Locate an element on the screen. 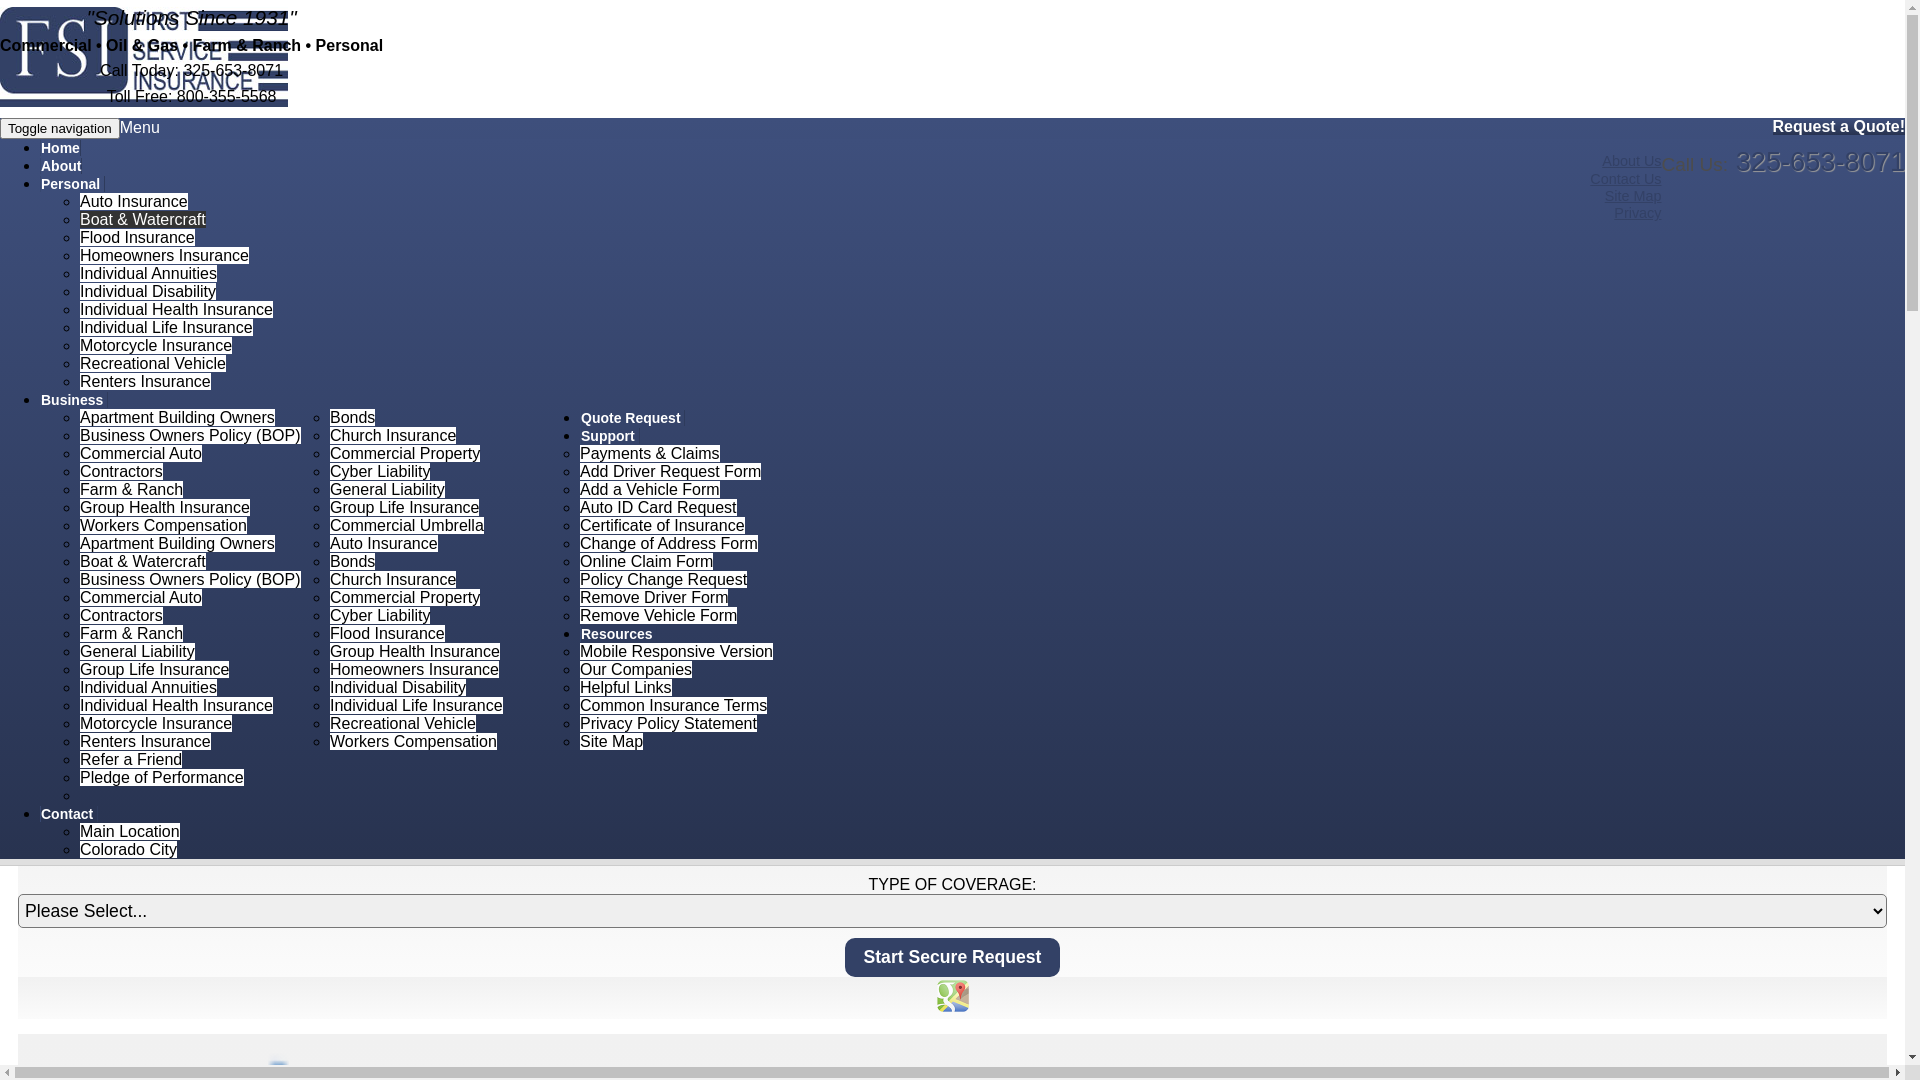 The width and height of the screenshot is (1920, 1080). '325-653-8071' is located at coordinates (1820, 160).